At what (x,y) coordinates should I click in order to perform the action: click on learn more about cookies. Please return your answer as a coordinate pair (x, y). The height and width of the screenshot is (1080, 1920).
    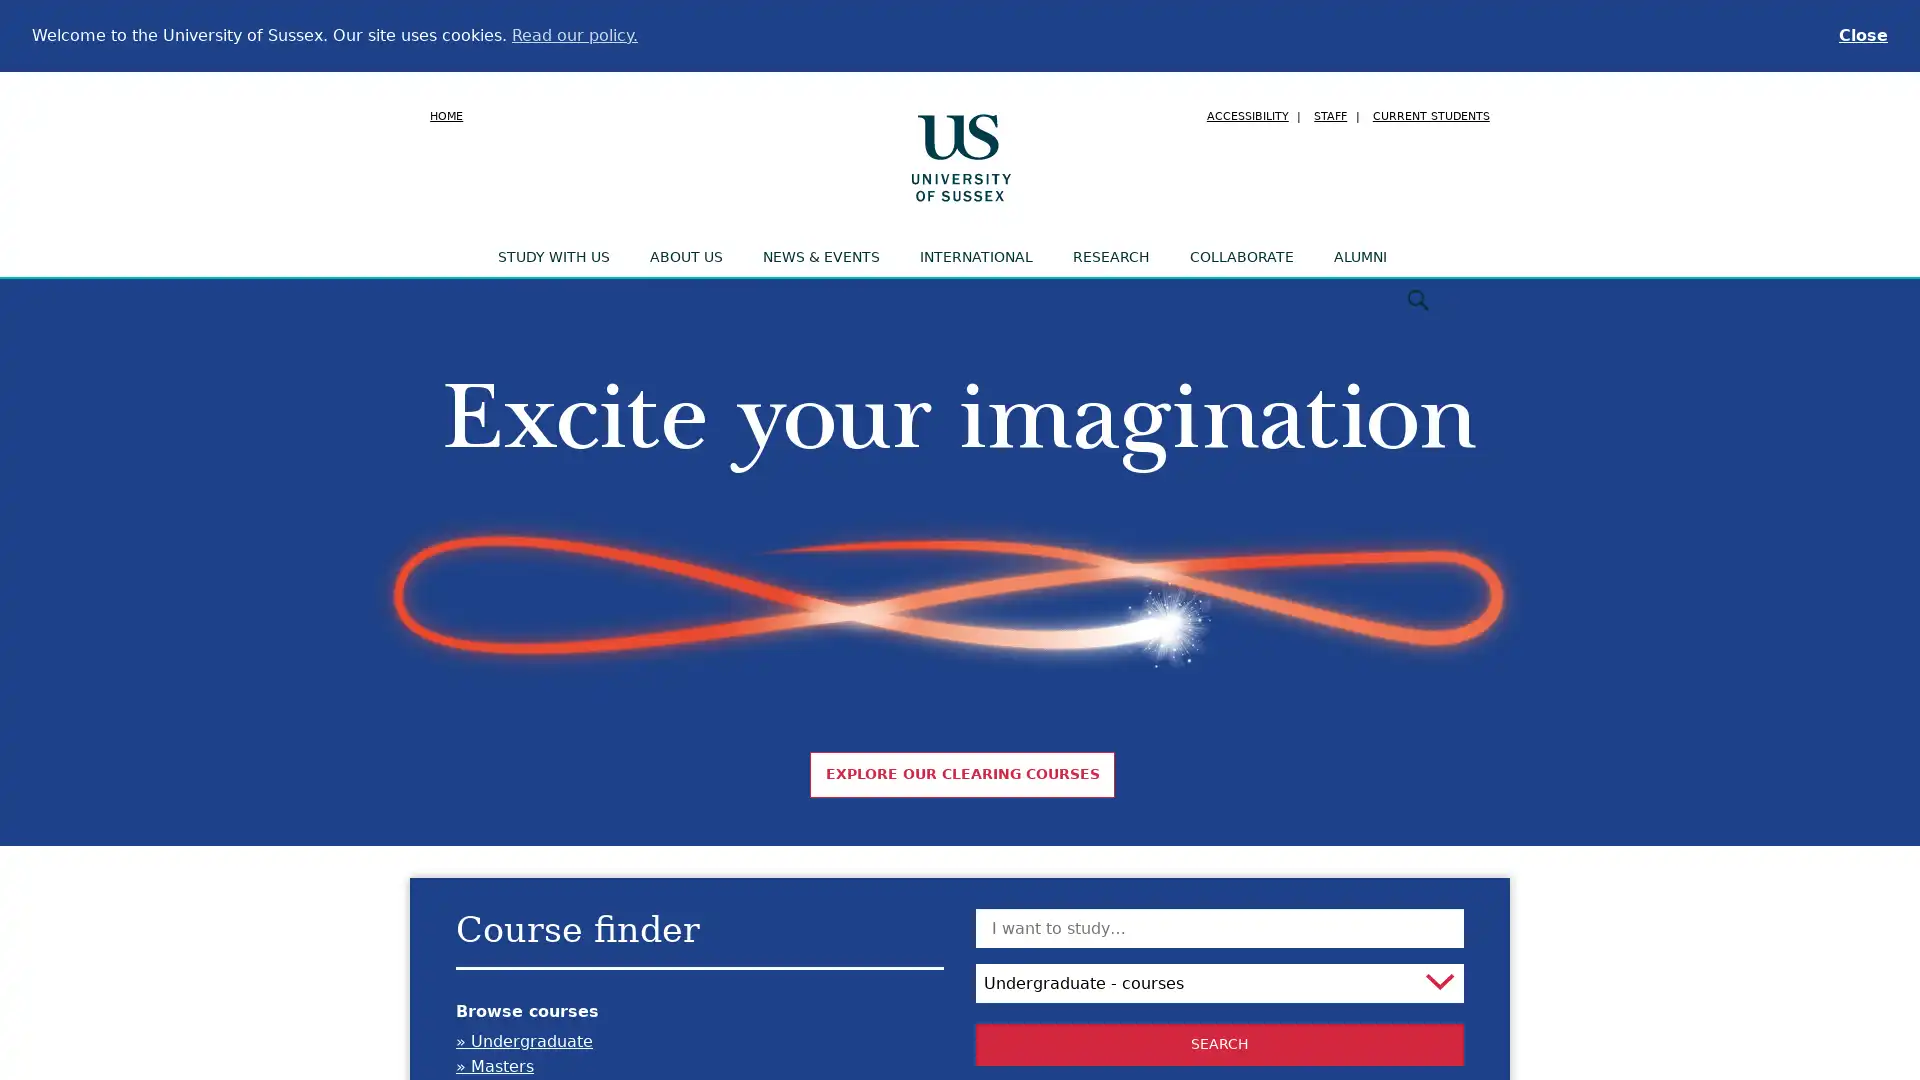
    Looking at the image, I should click on (574, 35).